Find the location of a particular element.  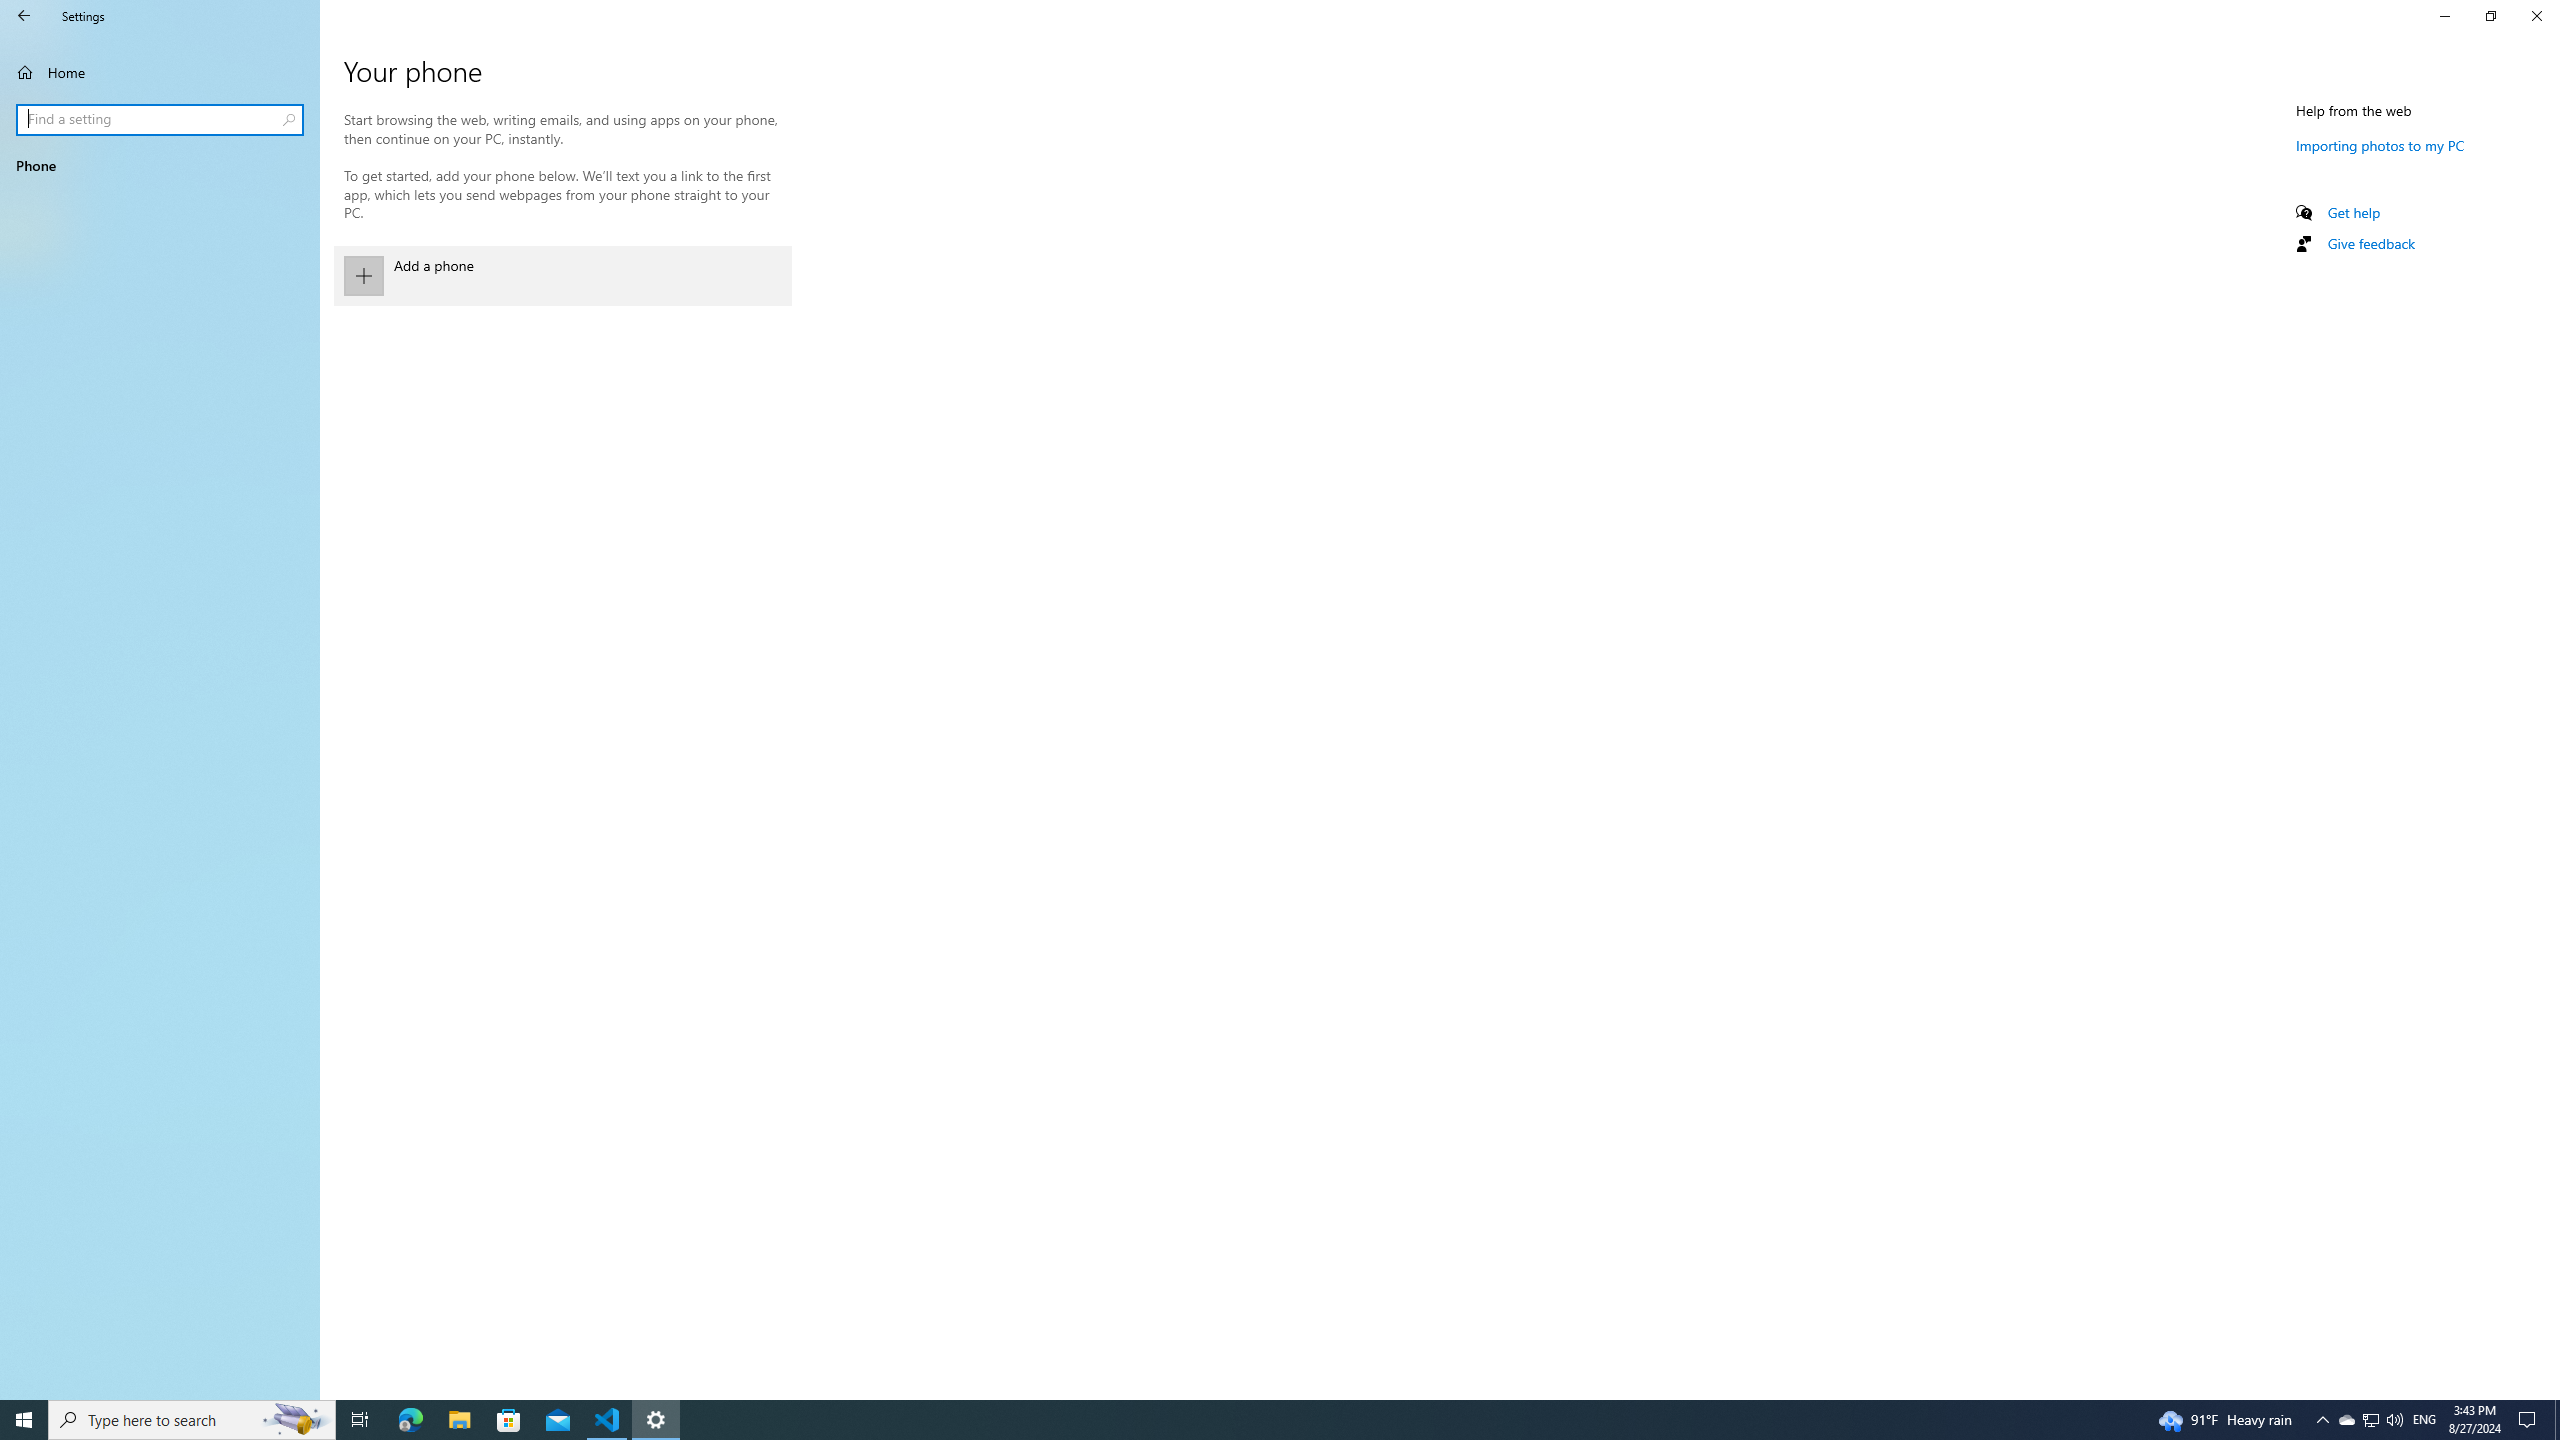

'Give feedback' is located at coordinates (2369, 242).